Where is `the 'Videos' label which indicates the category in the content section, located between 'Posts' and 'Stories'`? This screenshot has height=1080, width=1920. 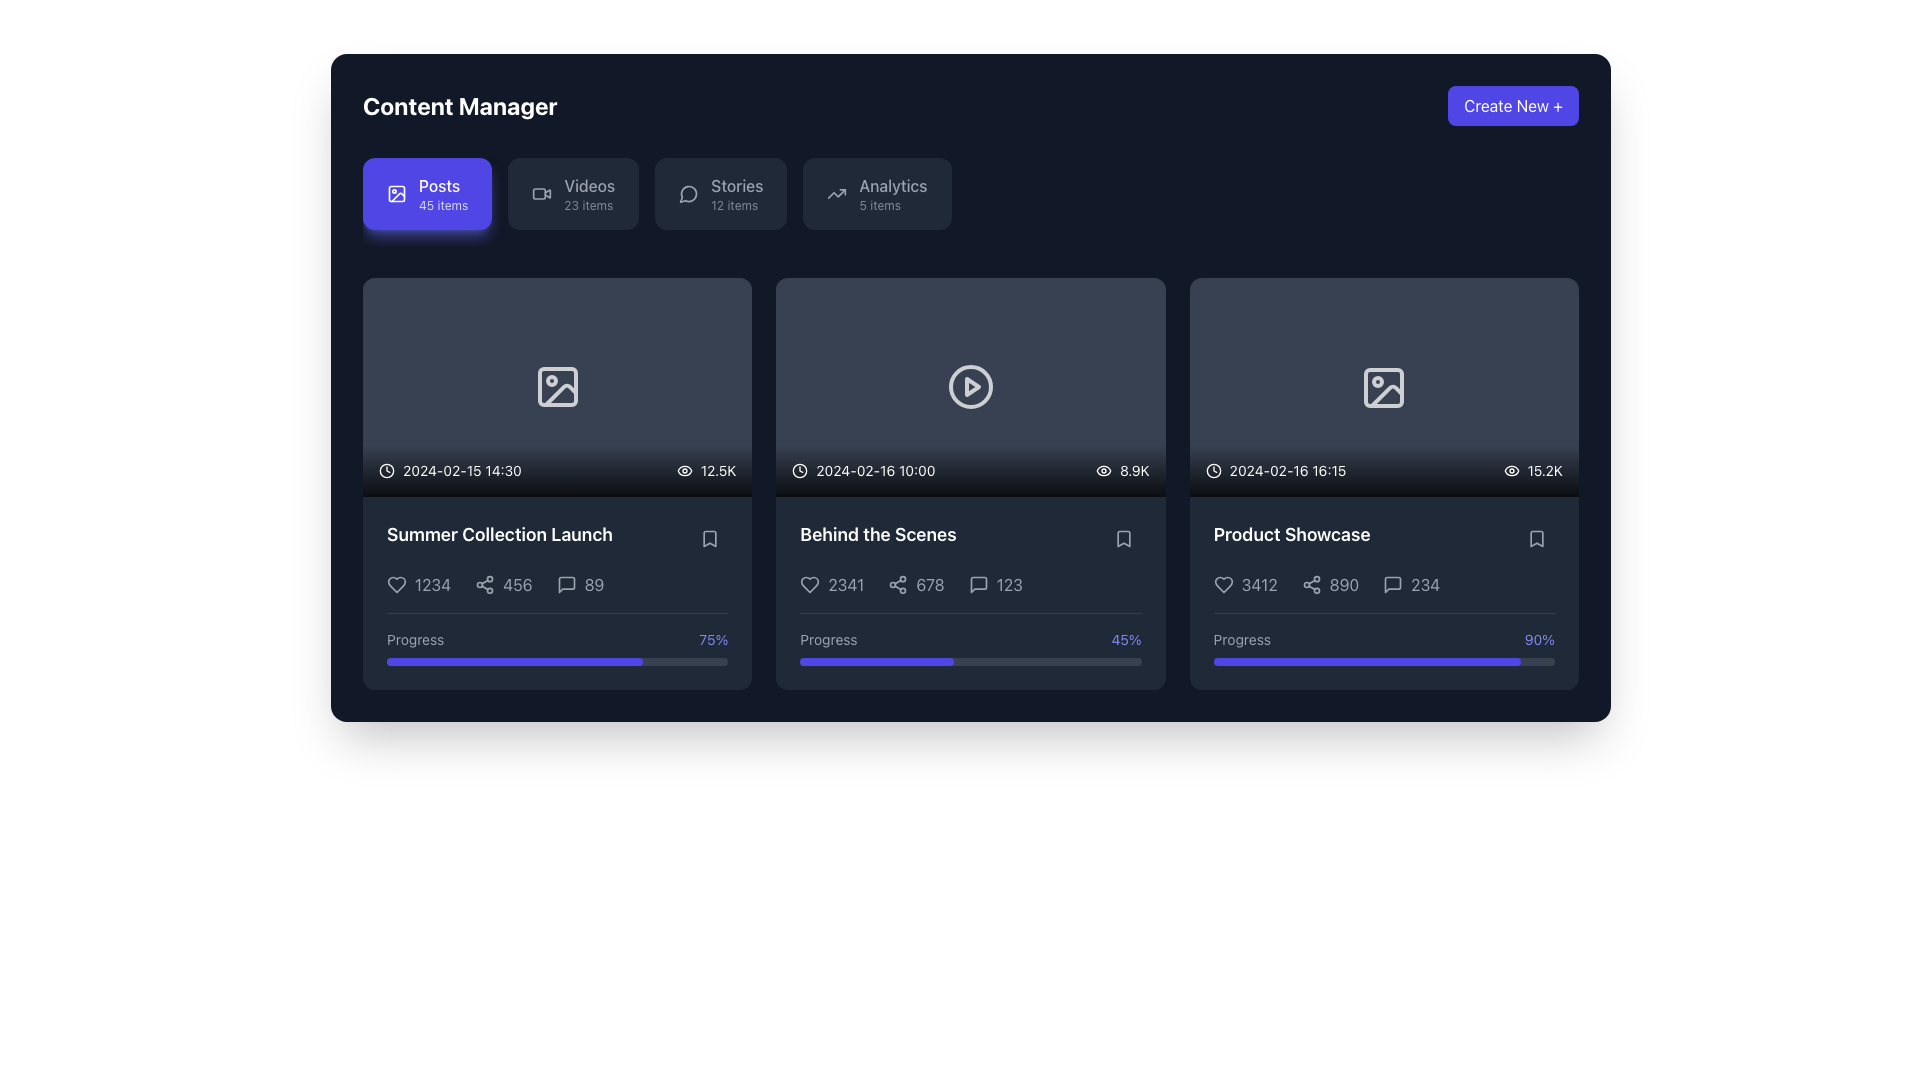 the 'Videos' label which indicates the category in the content section, located between 'Posts' and 'Stories' is located at coordinates (588, 185).